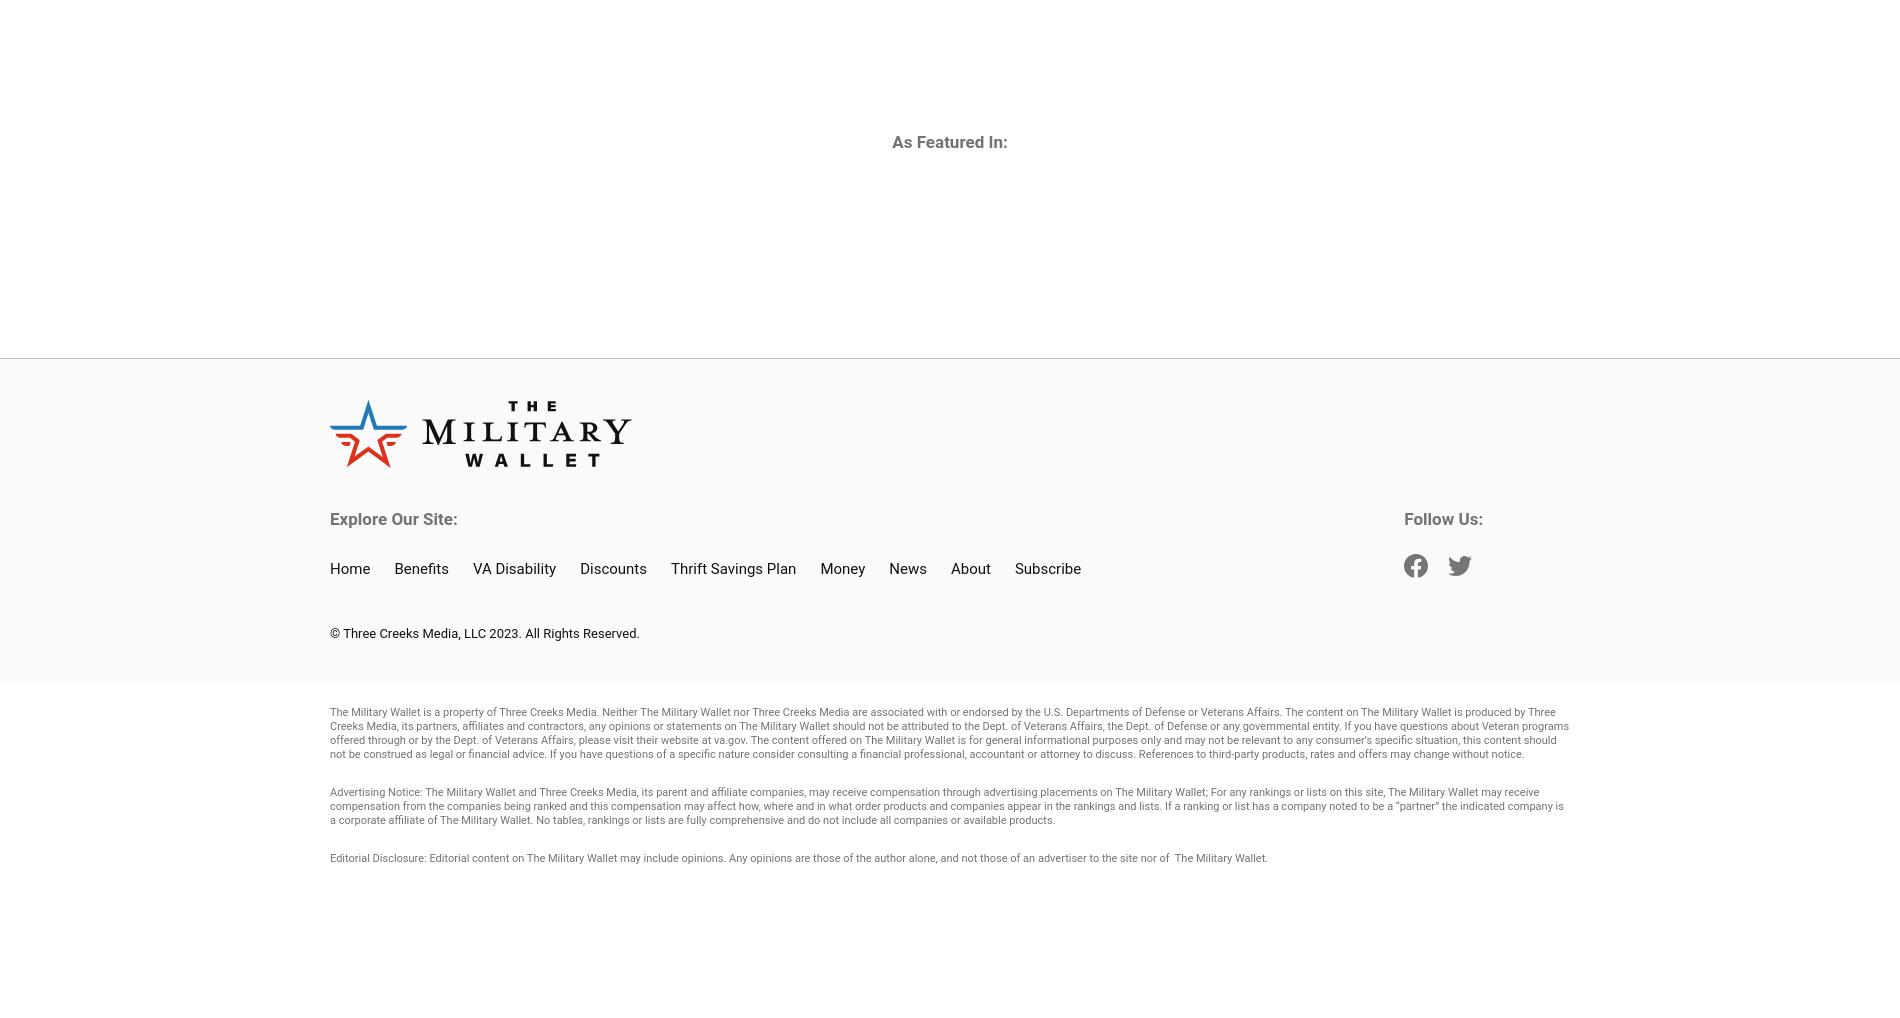 This screenshot has width=1900, height=1018. Describe the element at coordinates (484, 632) in the screenshot. I see `'© Three Creeks Media, LLC 2023. All Rights Reserved.'` at that location.